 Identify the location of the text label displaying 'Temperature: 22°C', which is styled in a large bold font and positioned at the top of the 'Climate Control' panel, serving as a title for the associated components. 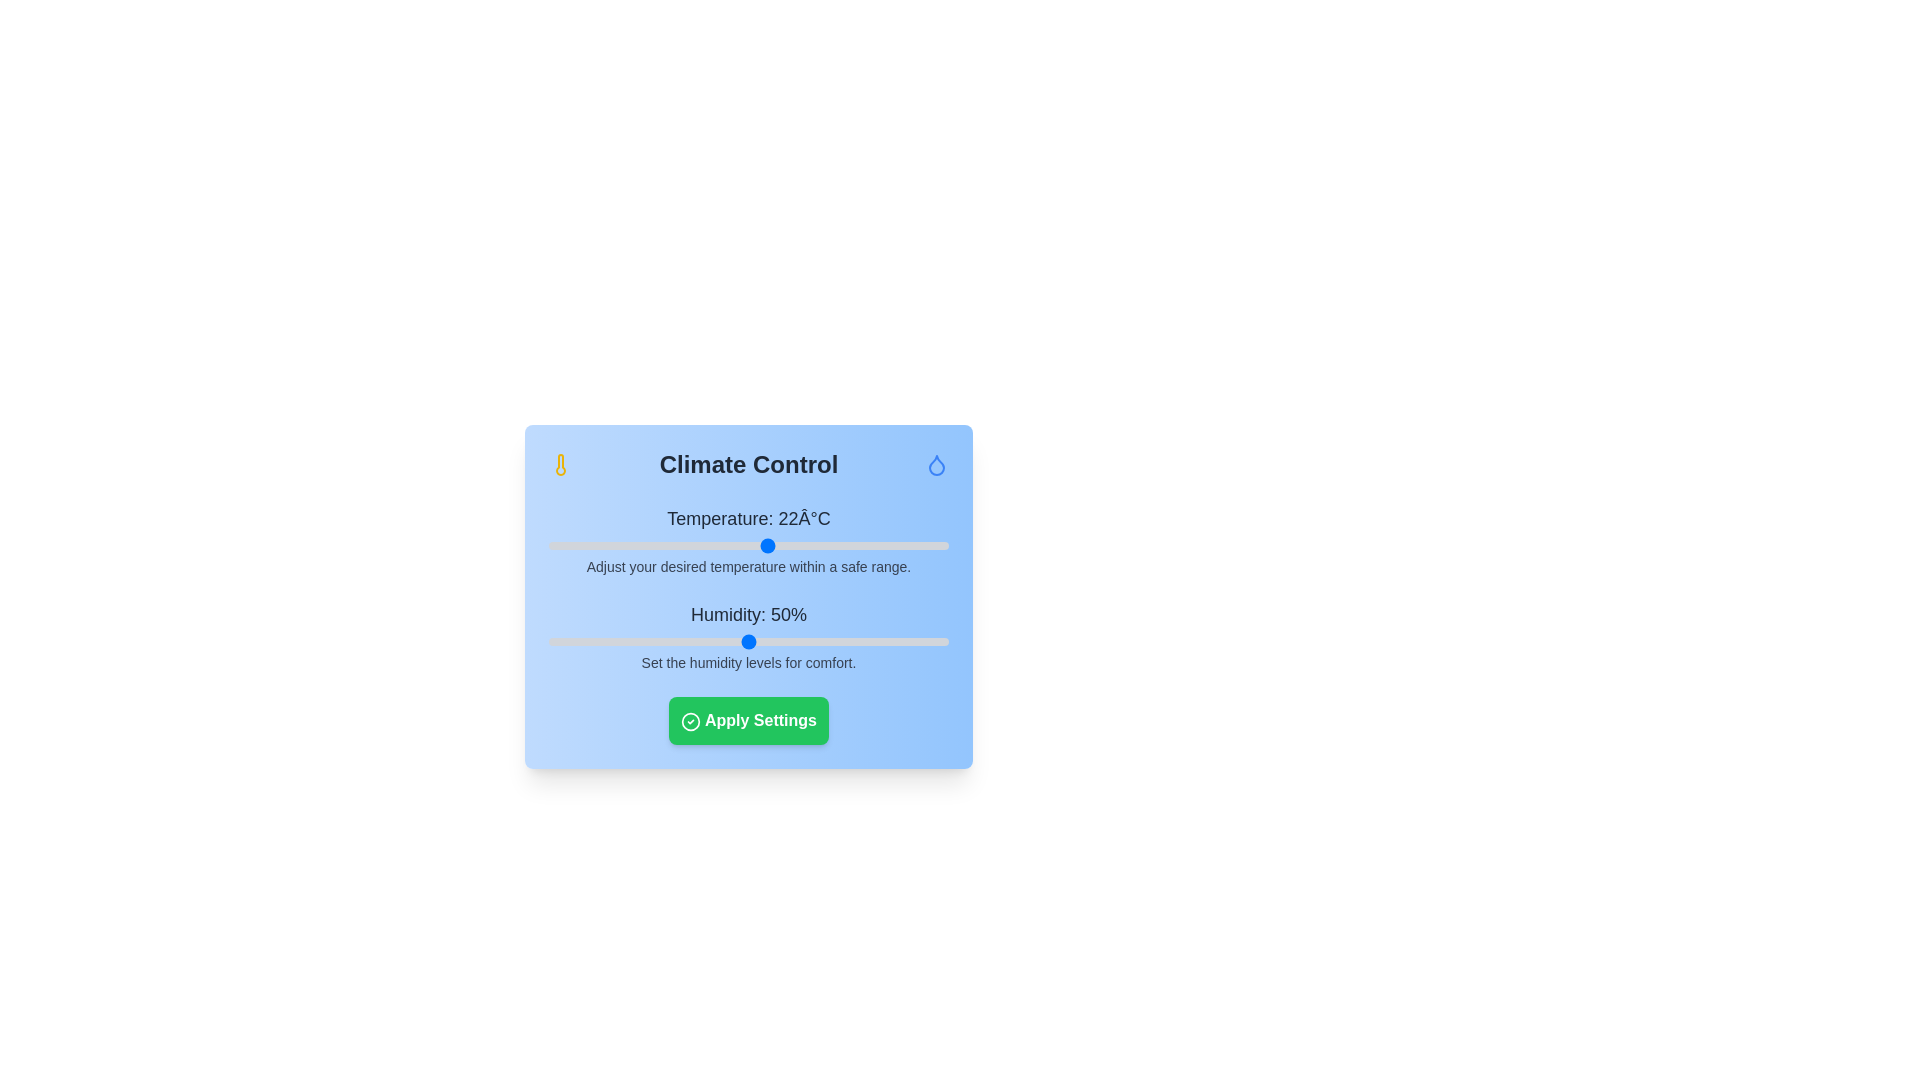
(747, 518).